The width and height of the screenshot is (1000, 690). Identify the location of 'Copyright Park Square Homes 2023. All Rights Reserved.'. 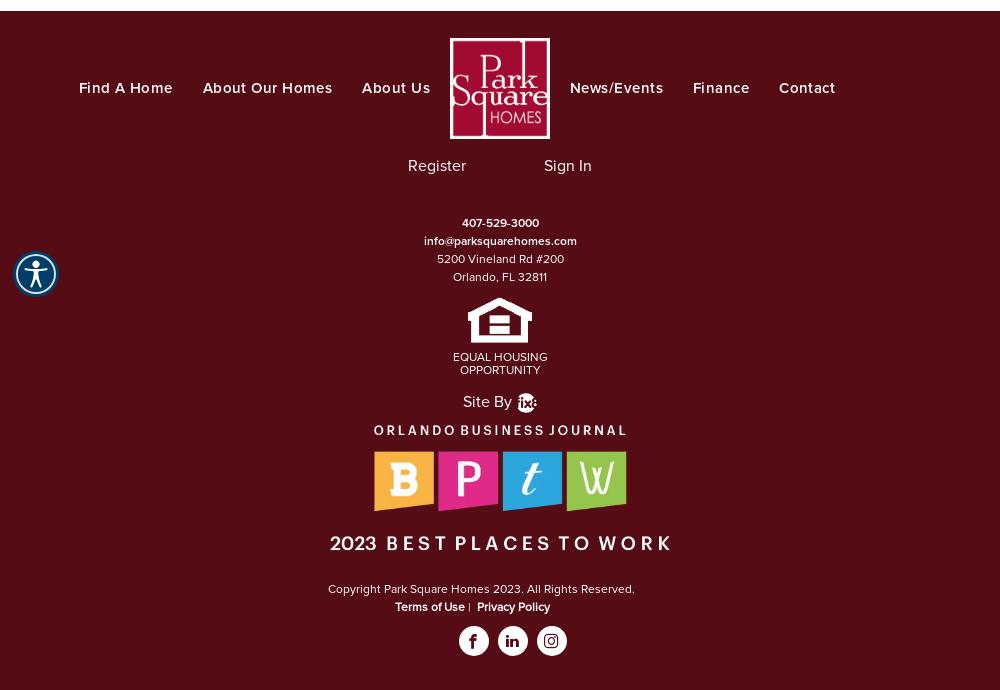
(477, 587).